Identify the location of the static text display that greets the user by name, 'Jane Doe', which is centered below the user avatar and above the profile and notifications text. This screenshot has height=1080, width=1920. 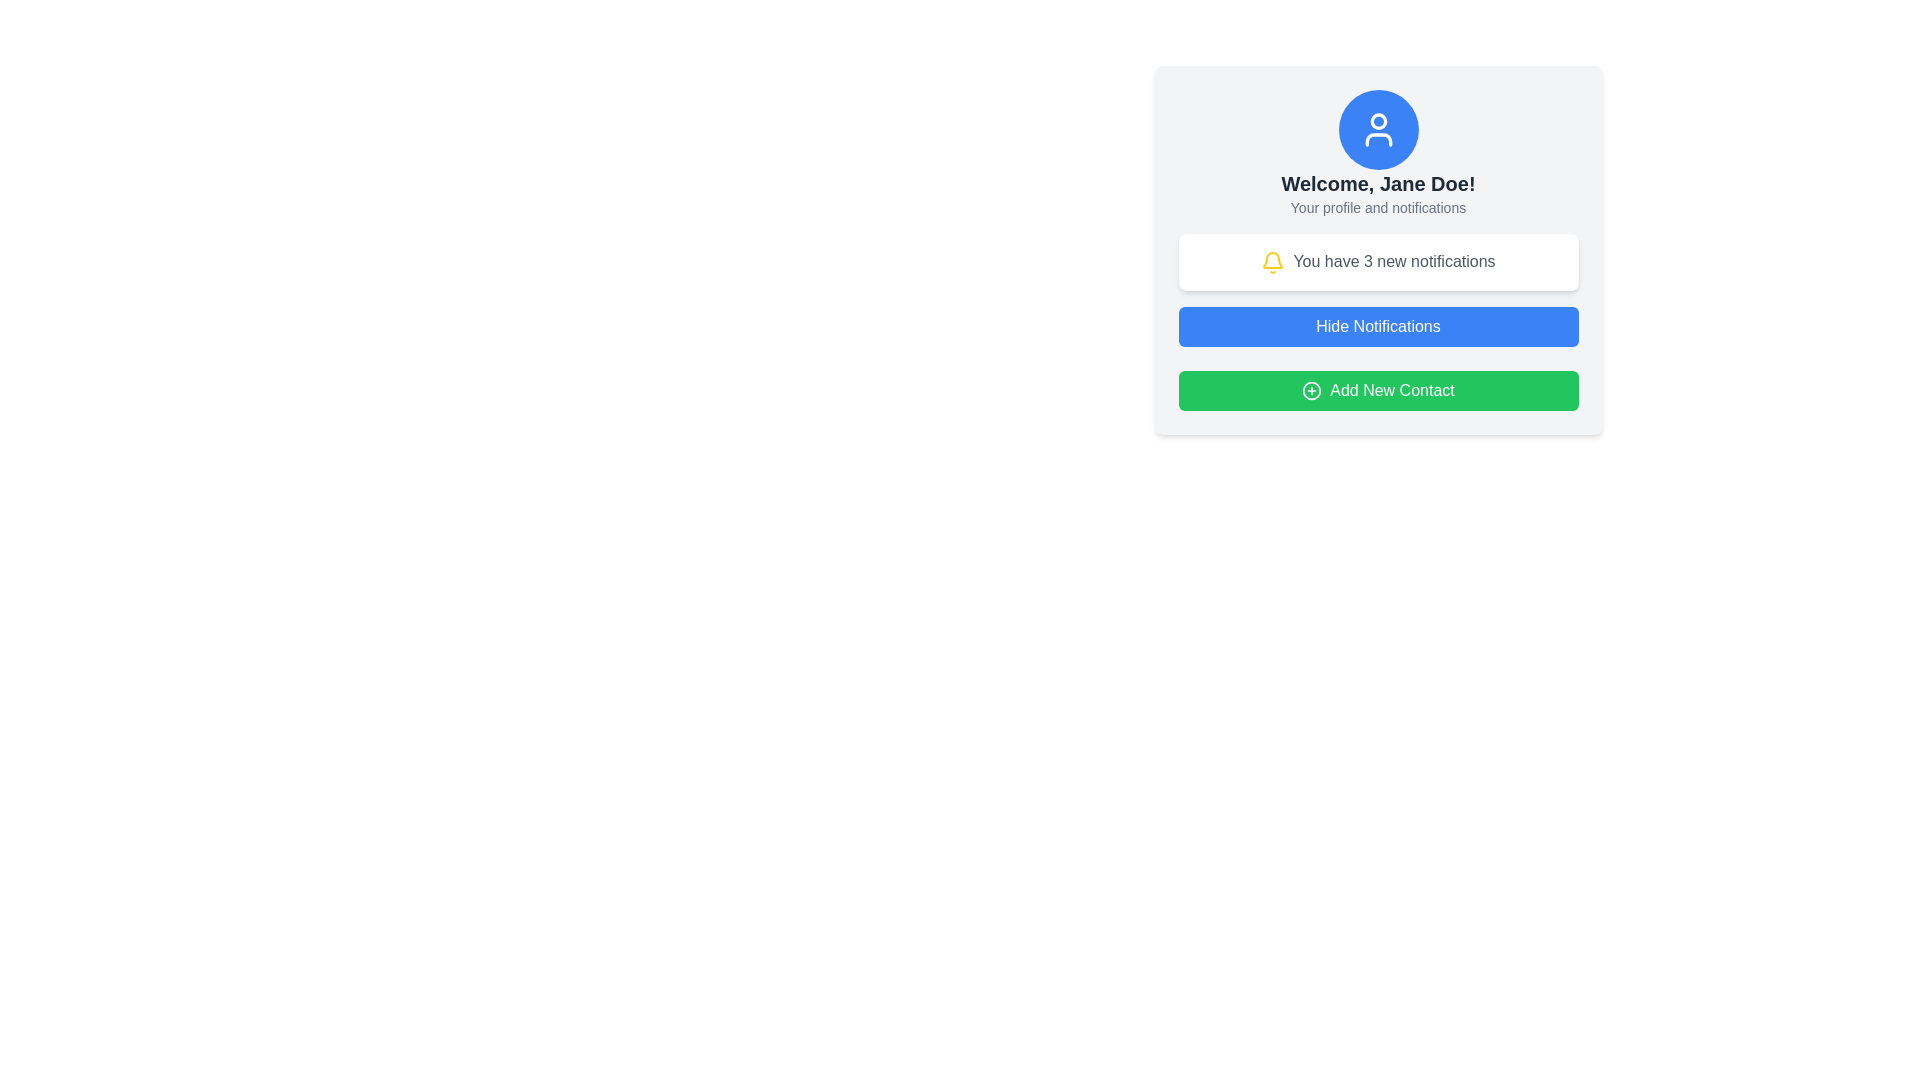
(1377, 184).